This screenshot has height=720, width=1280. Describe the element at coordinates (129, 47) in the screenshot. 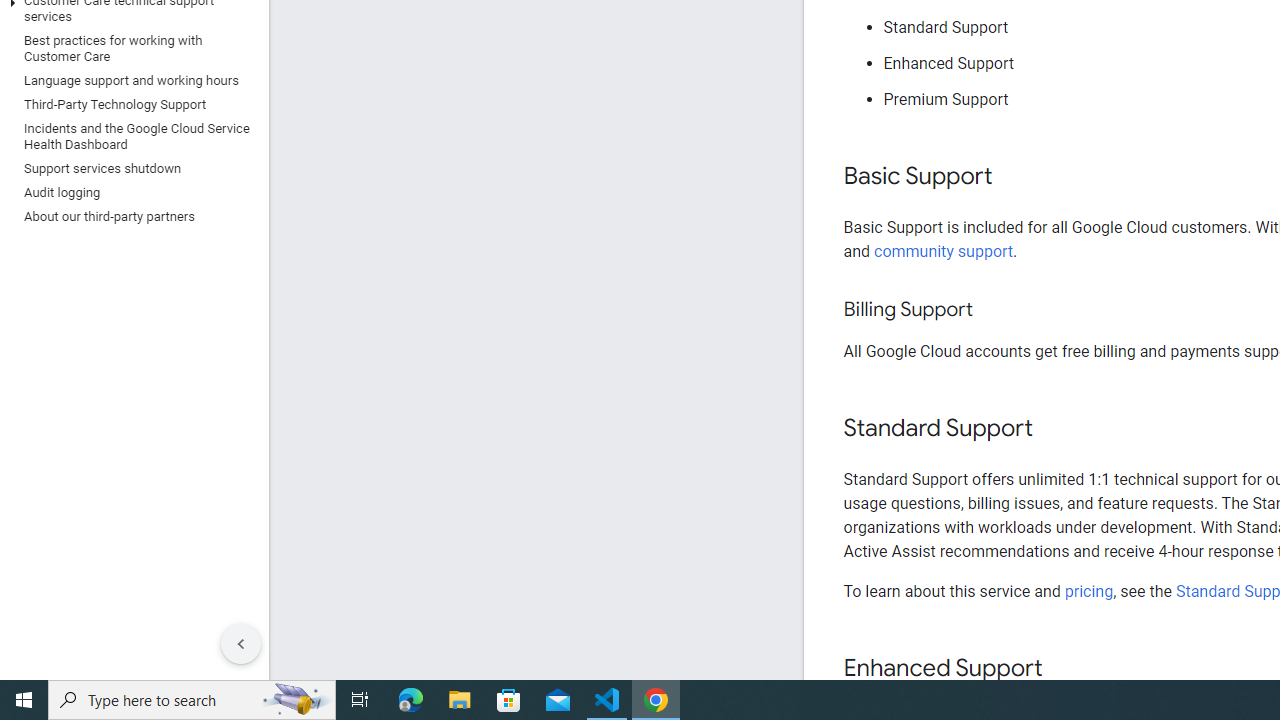

I see `'Best practices for working with Customer Care'` at that location.